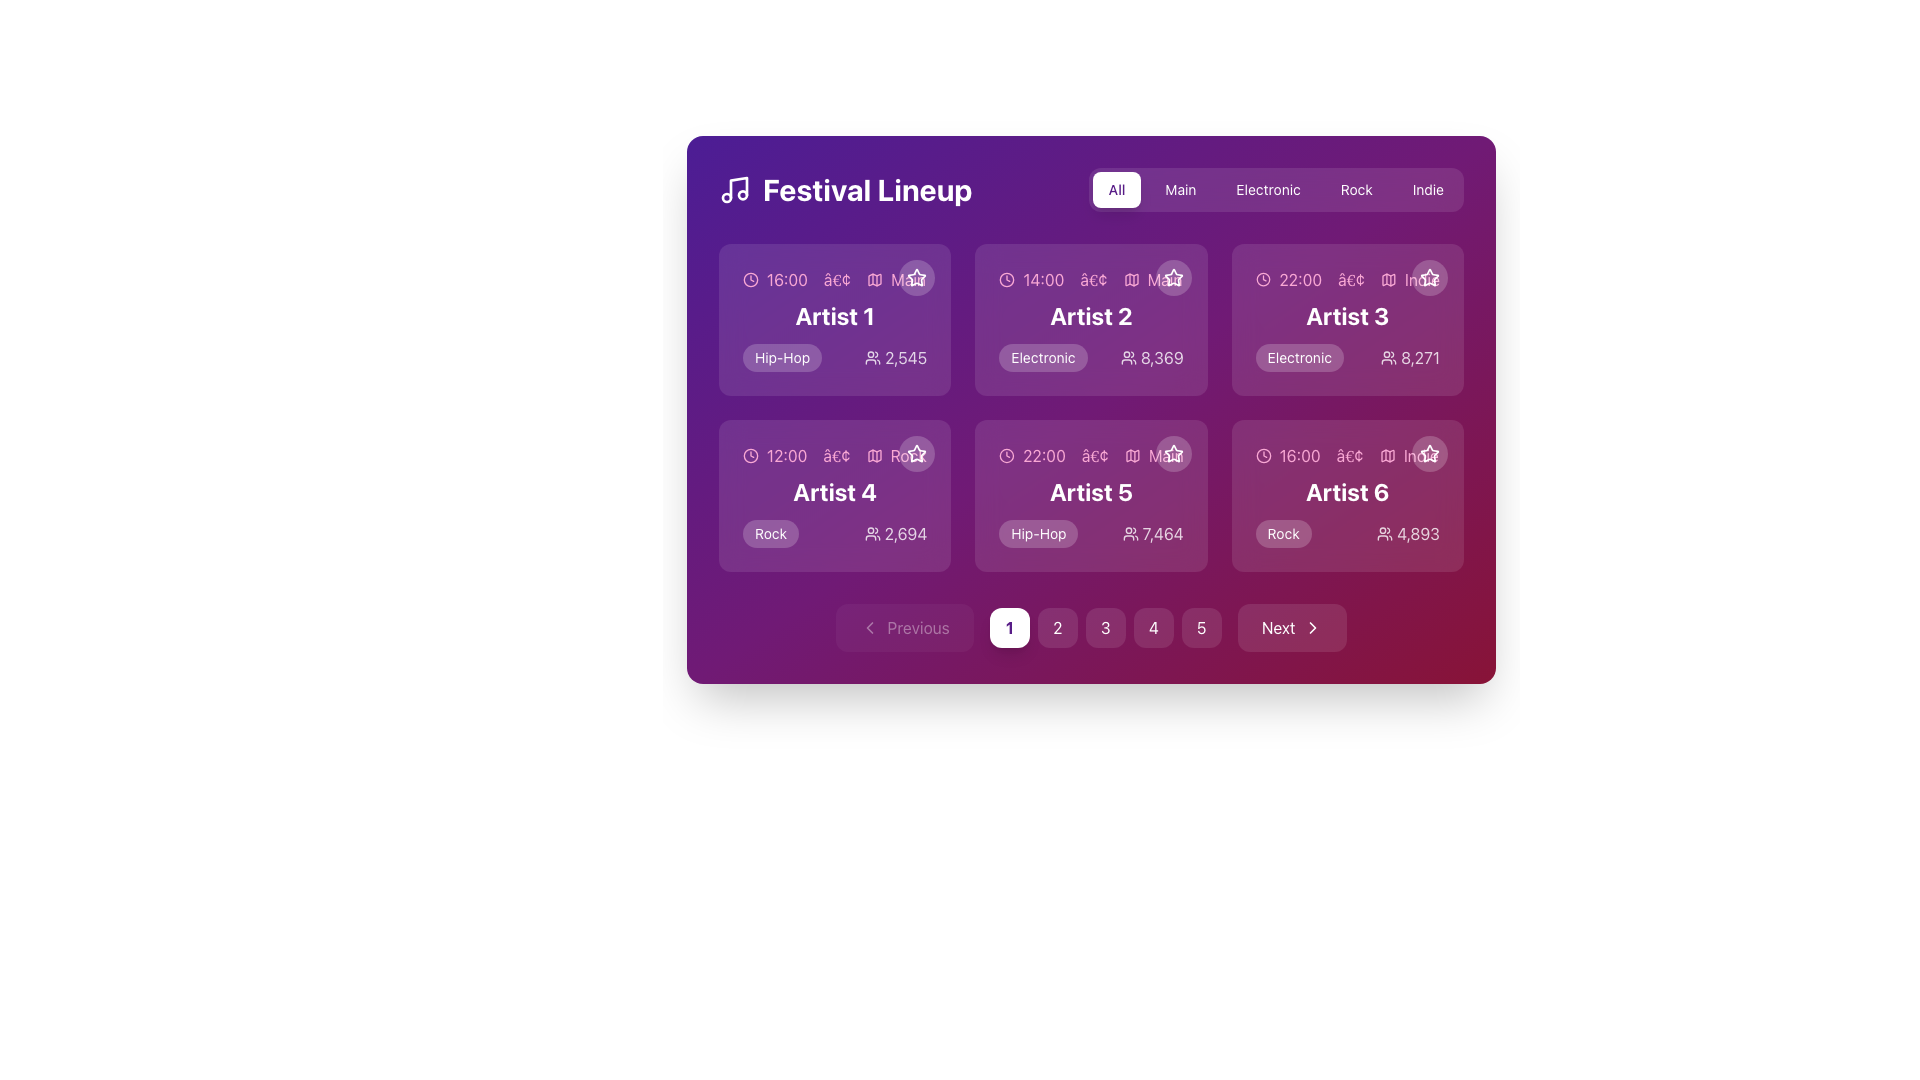 This screenshot has width=1920, height=1080. Describe the element at coordinates (1347, 280) in the screenshot. I see `the Label with icons that provides scheduling and categorization information for the Artist 3 card, located at the top center area of the card` at that location.